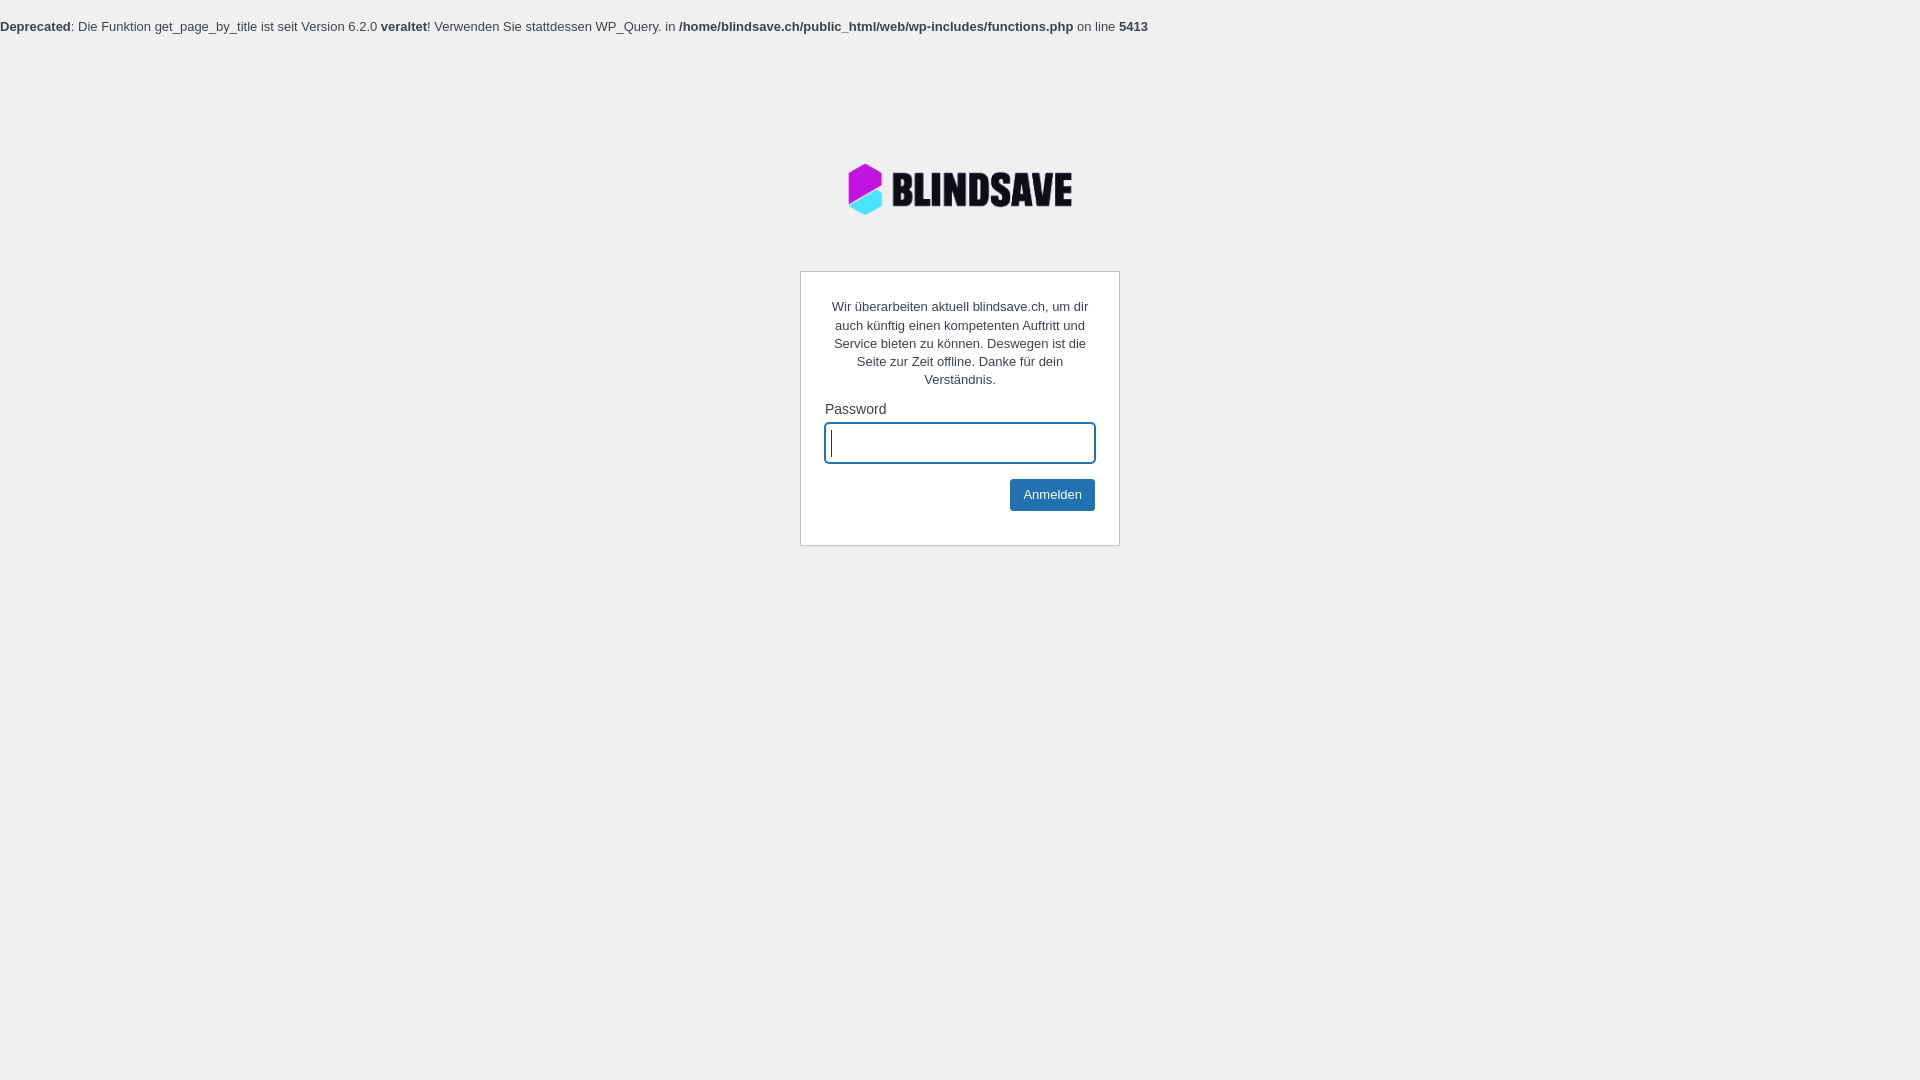 This screenshot has width=1920, height=1080. I want to click on 'BLINDSAVE', so click(960, 189).